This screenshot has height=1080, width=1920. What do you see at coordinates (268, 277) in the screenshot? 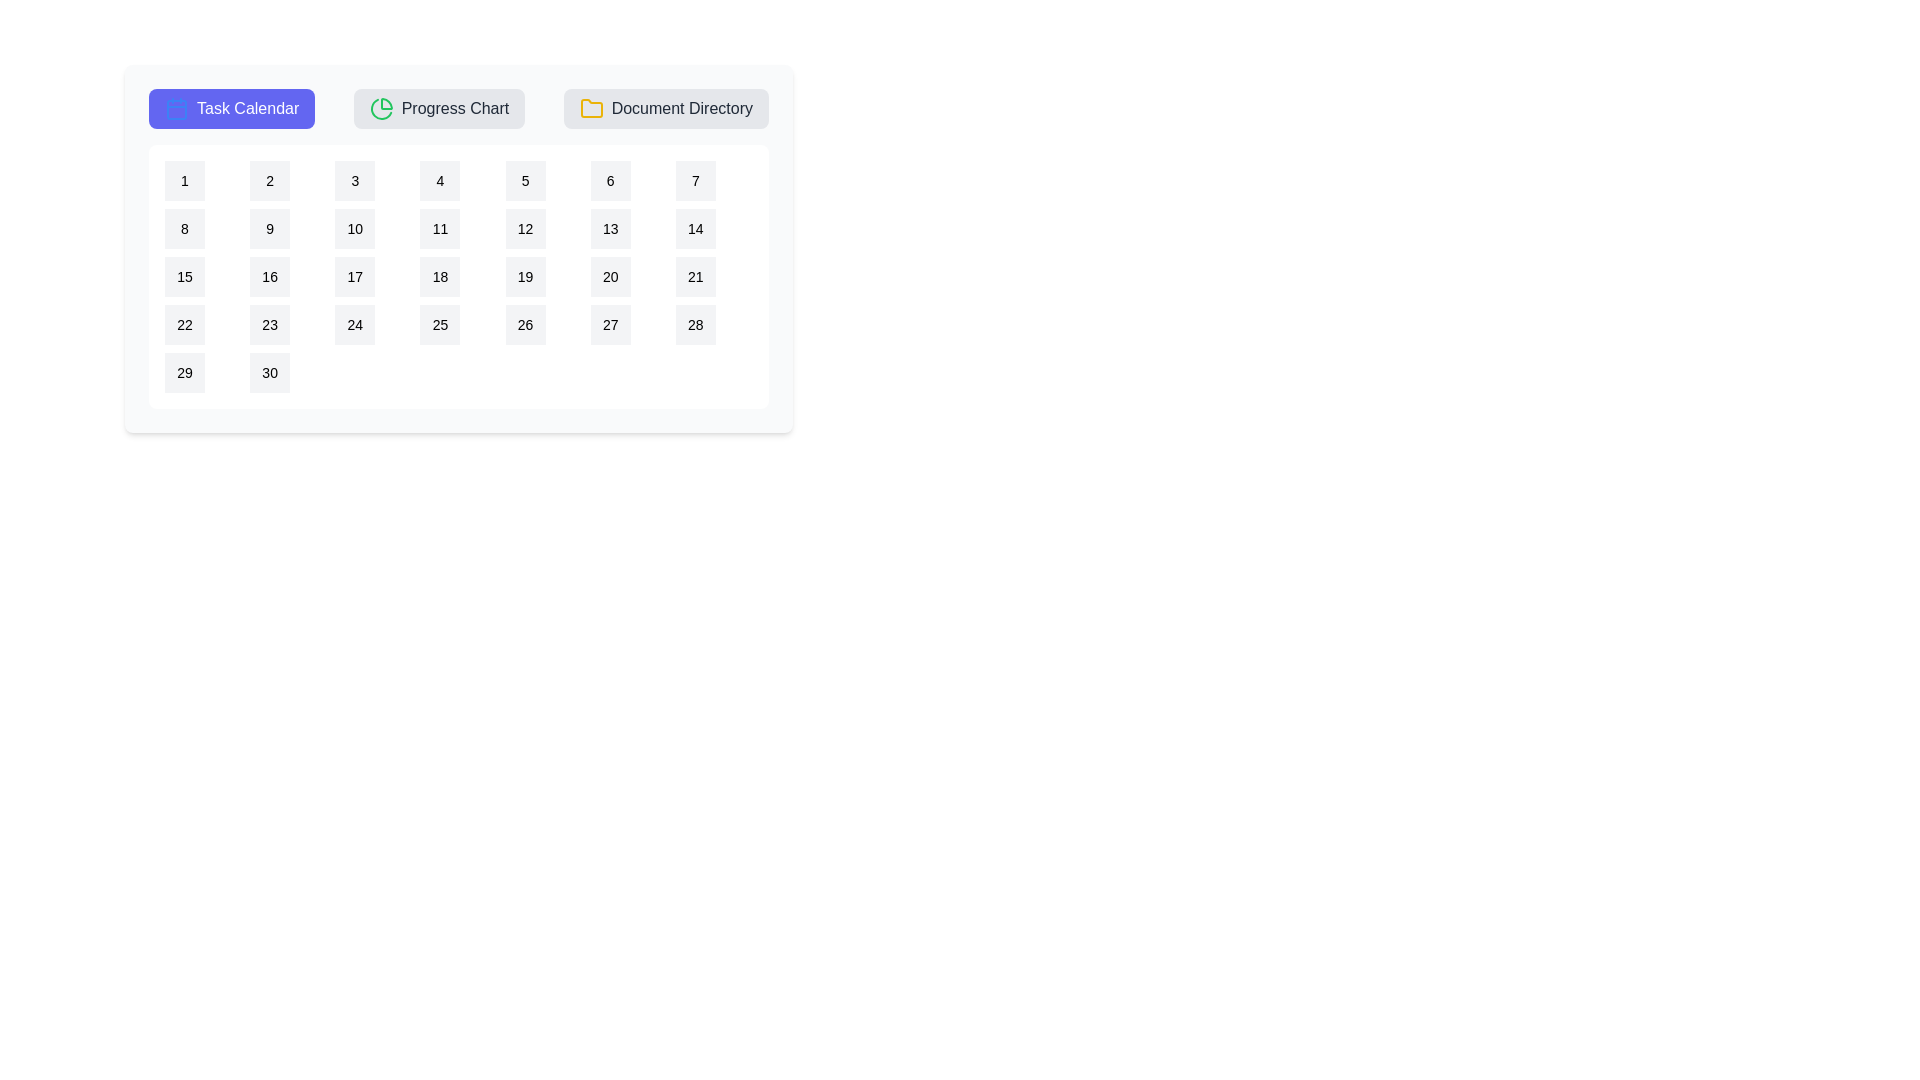
I see `the calendar date 16` at bounding box center [268, 277].